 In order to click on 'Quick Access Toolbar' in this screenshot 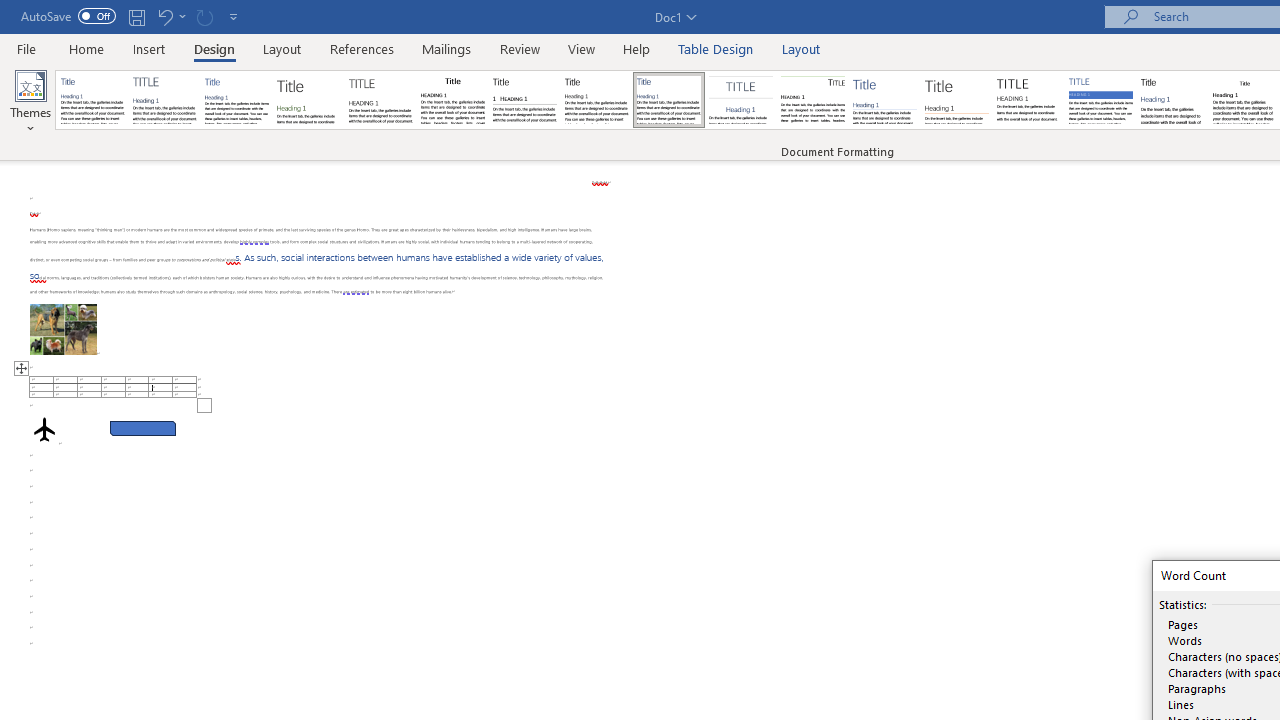, I will do `click(130, 16)`.